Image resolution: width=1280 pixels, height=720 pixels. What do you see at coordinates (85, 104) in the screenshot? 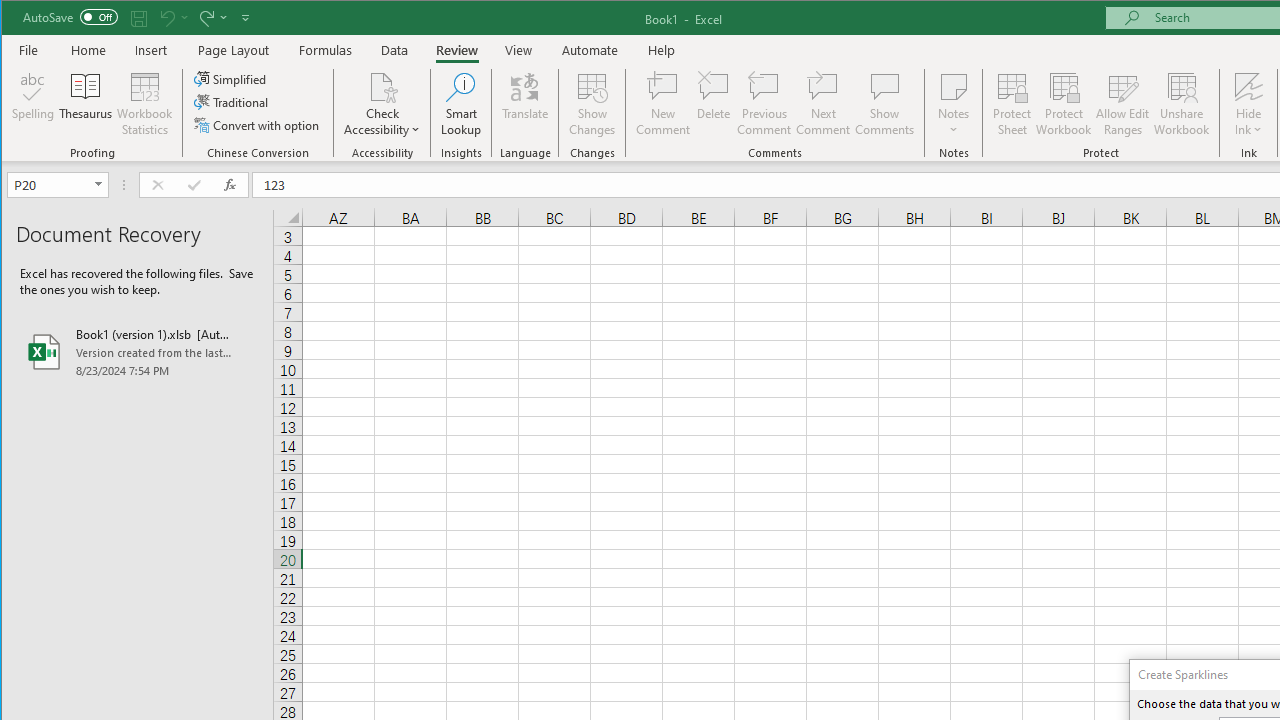
I see `'Thesaurus...'` at bounding box center [85, 104].